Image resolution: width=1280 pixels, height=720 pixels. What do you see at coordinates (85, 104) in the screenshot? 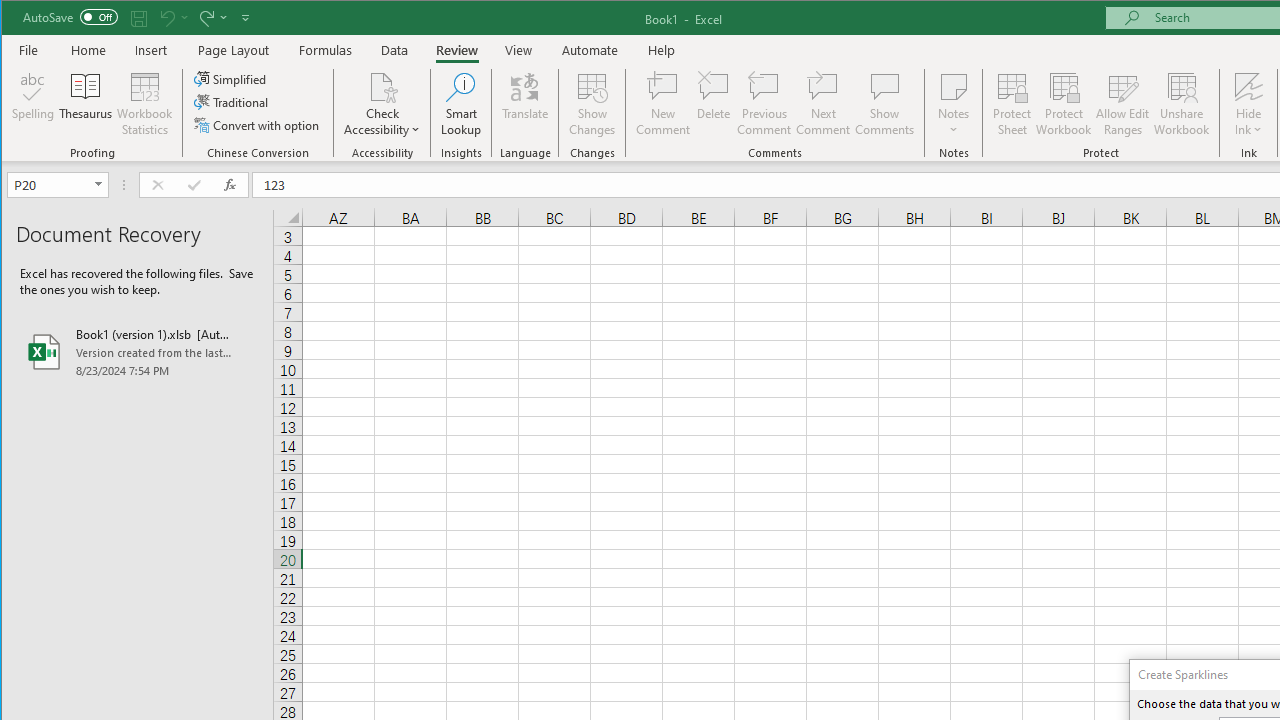
I see `'Thesaurus...'` at bounding box center [85, 104].